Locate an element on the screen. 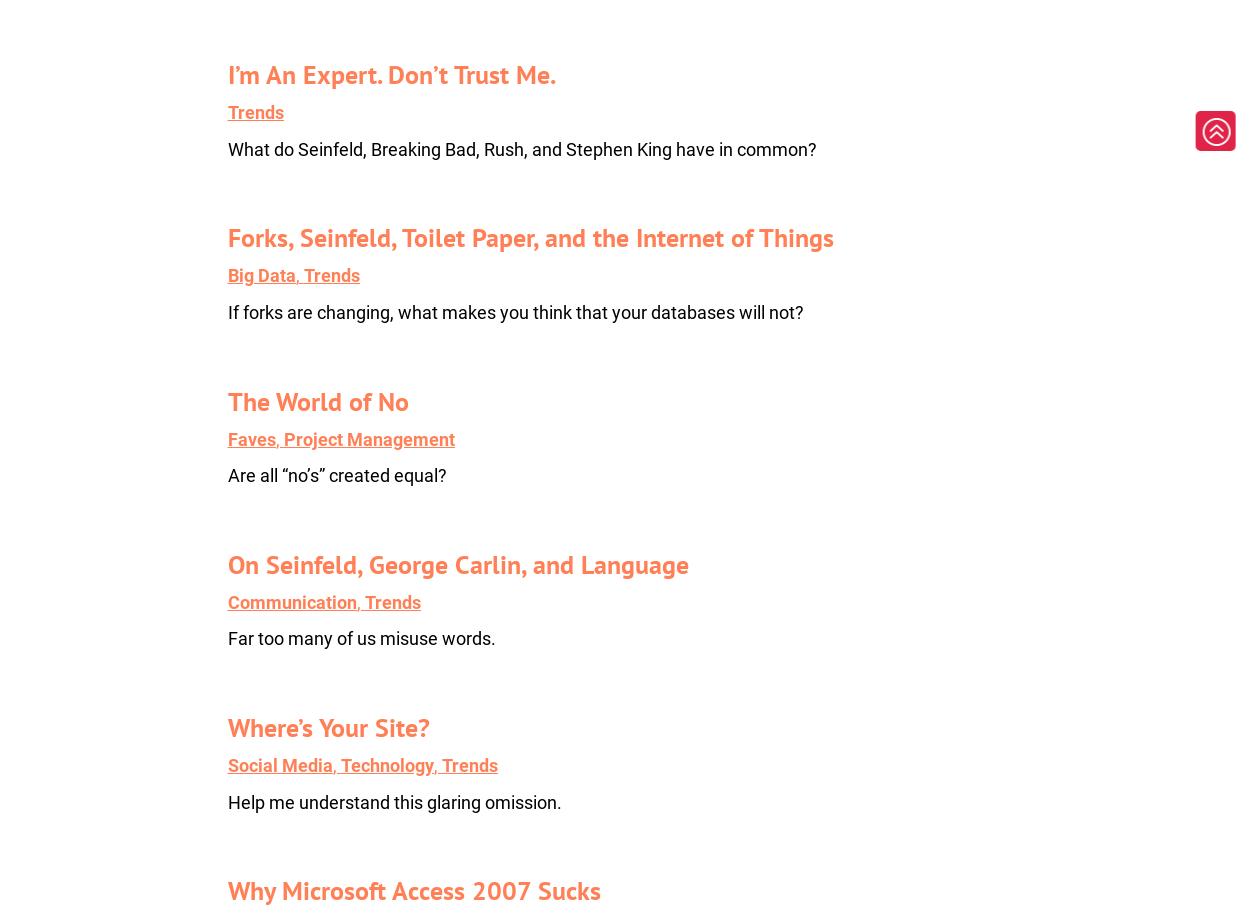  'The World of No' is located at coordinates (226, 400).